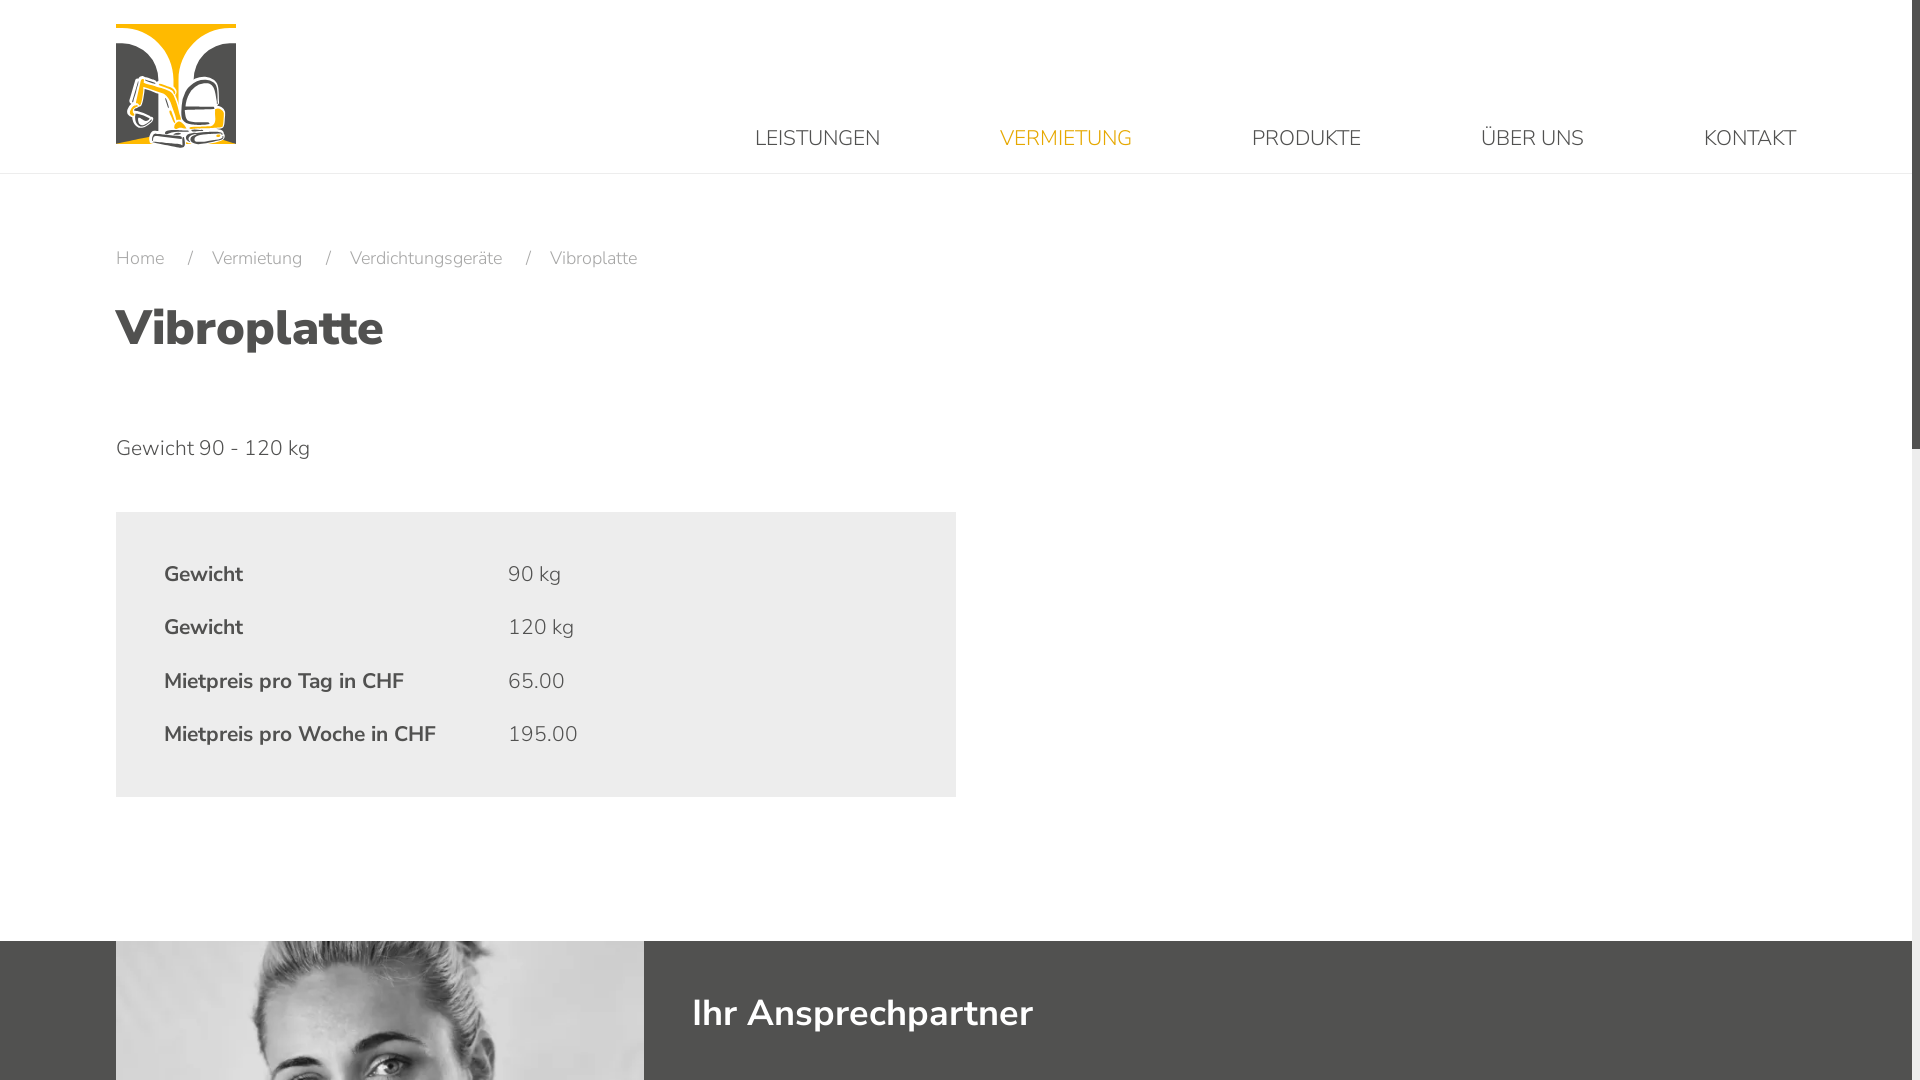 This screenshot has width=1920, height=1080. I want to click on 'Home', so click(114, 257).